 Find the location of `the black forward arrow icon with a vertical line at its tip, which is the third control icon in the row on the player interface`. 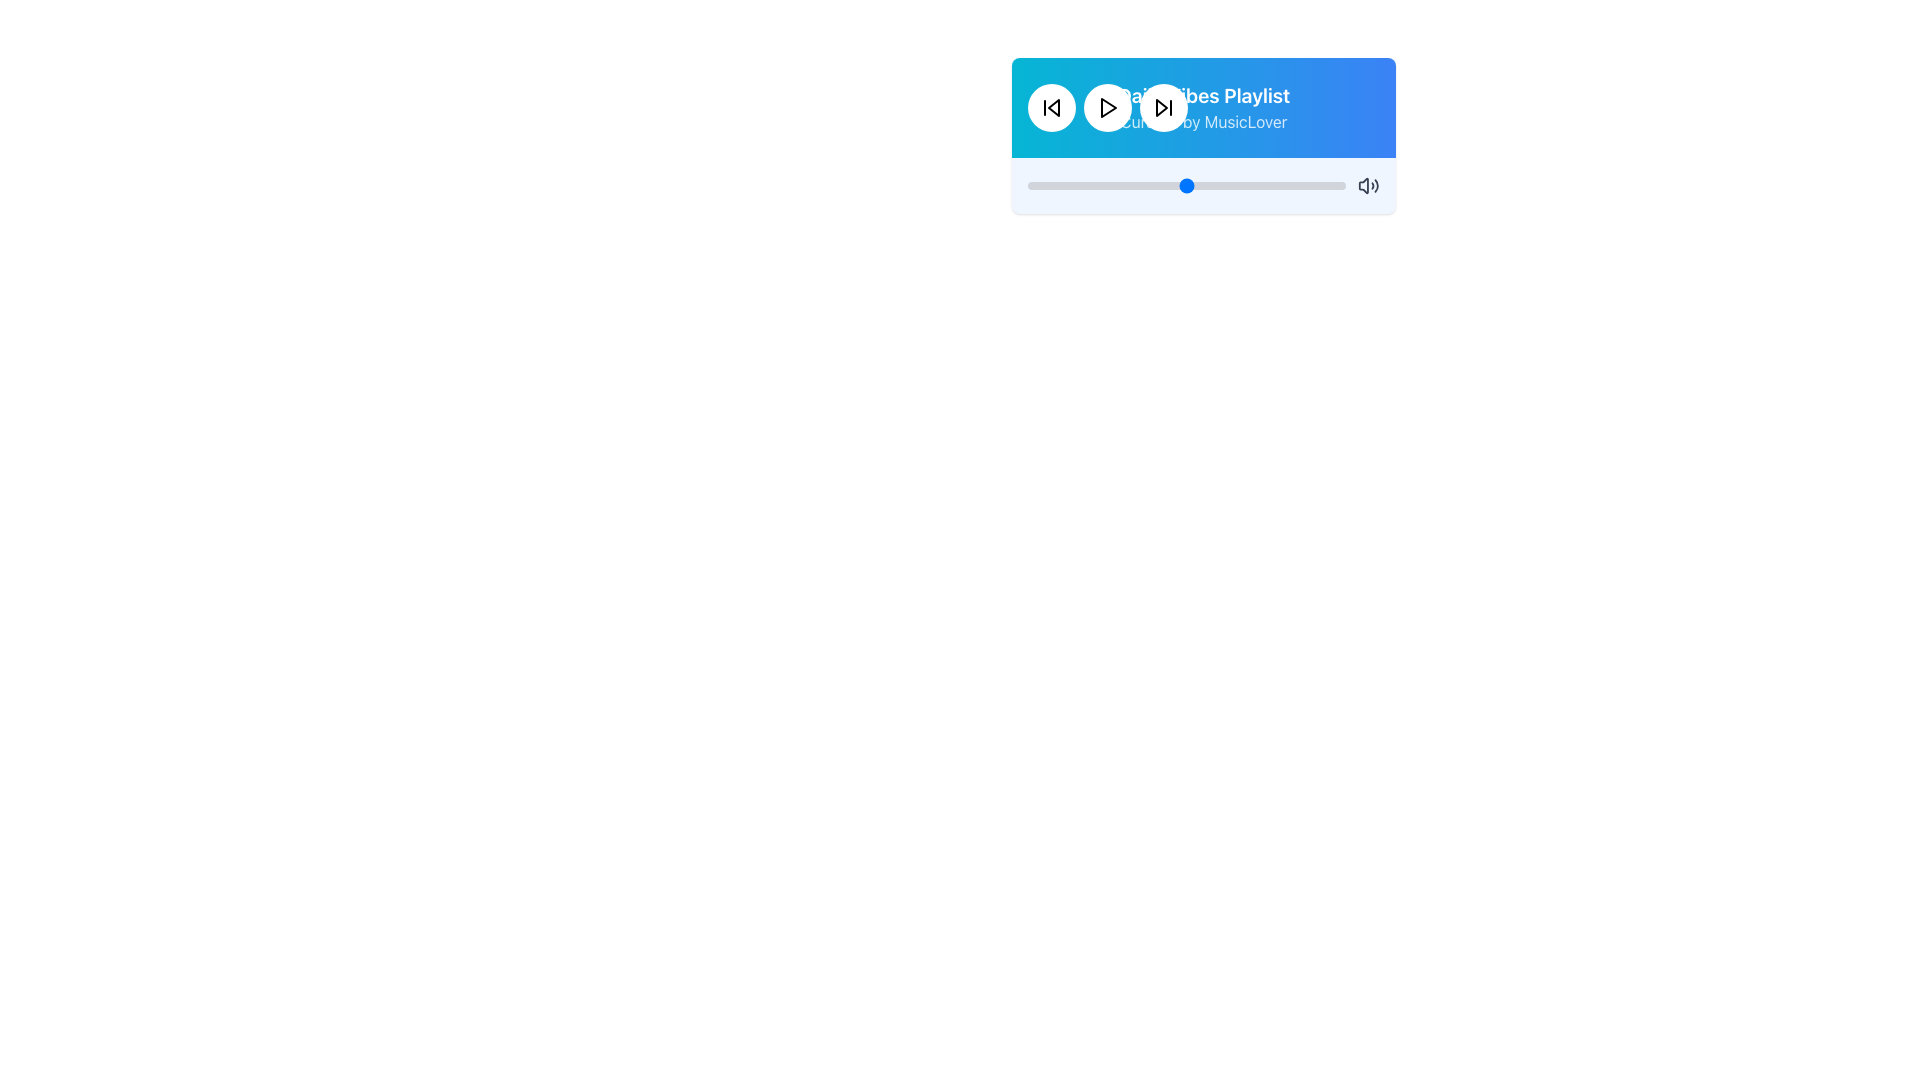

the black forward arrow icon with a vertical line at its tip, which is the third control icon in the row on the player interface is located at coordinates (1163, 108).